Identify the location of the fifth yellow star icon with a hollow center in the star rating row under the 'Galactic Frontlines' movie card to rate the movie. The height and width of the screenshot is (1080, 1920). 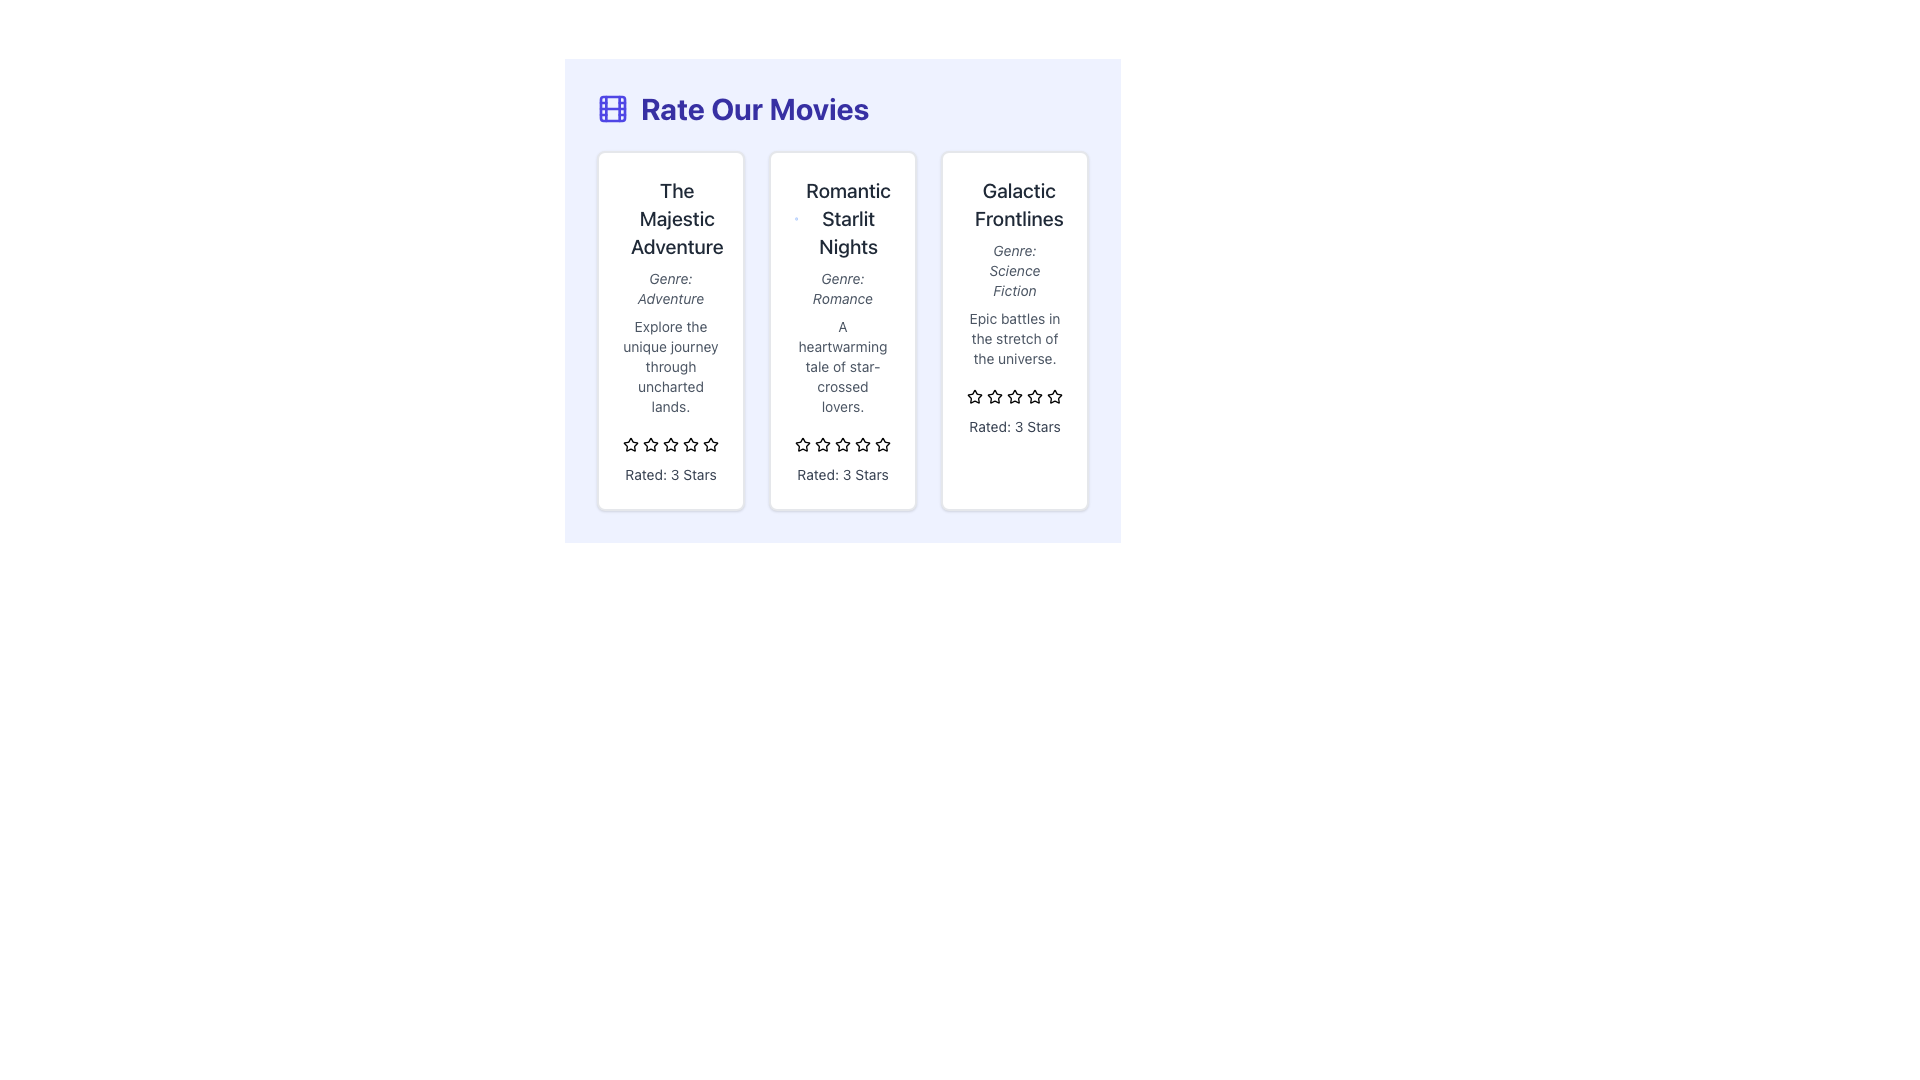
(1014, 397).